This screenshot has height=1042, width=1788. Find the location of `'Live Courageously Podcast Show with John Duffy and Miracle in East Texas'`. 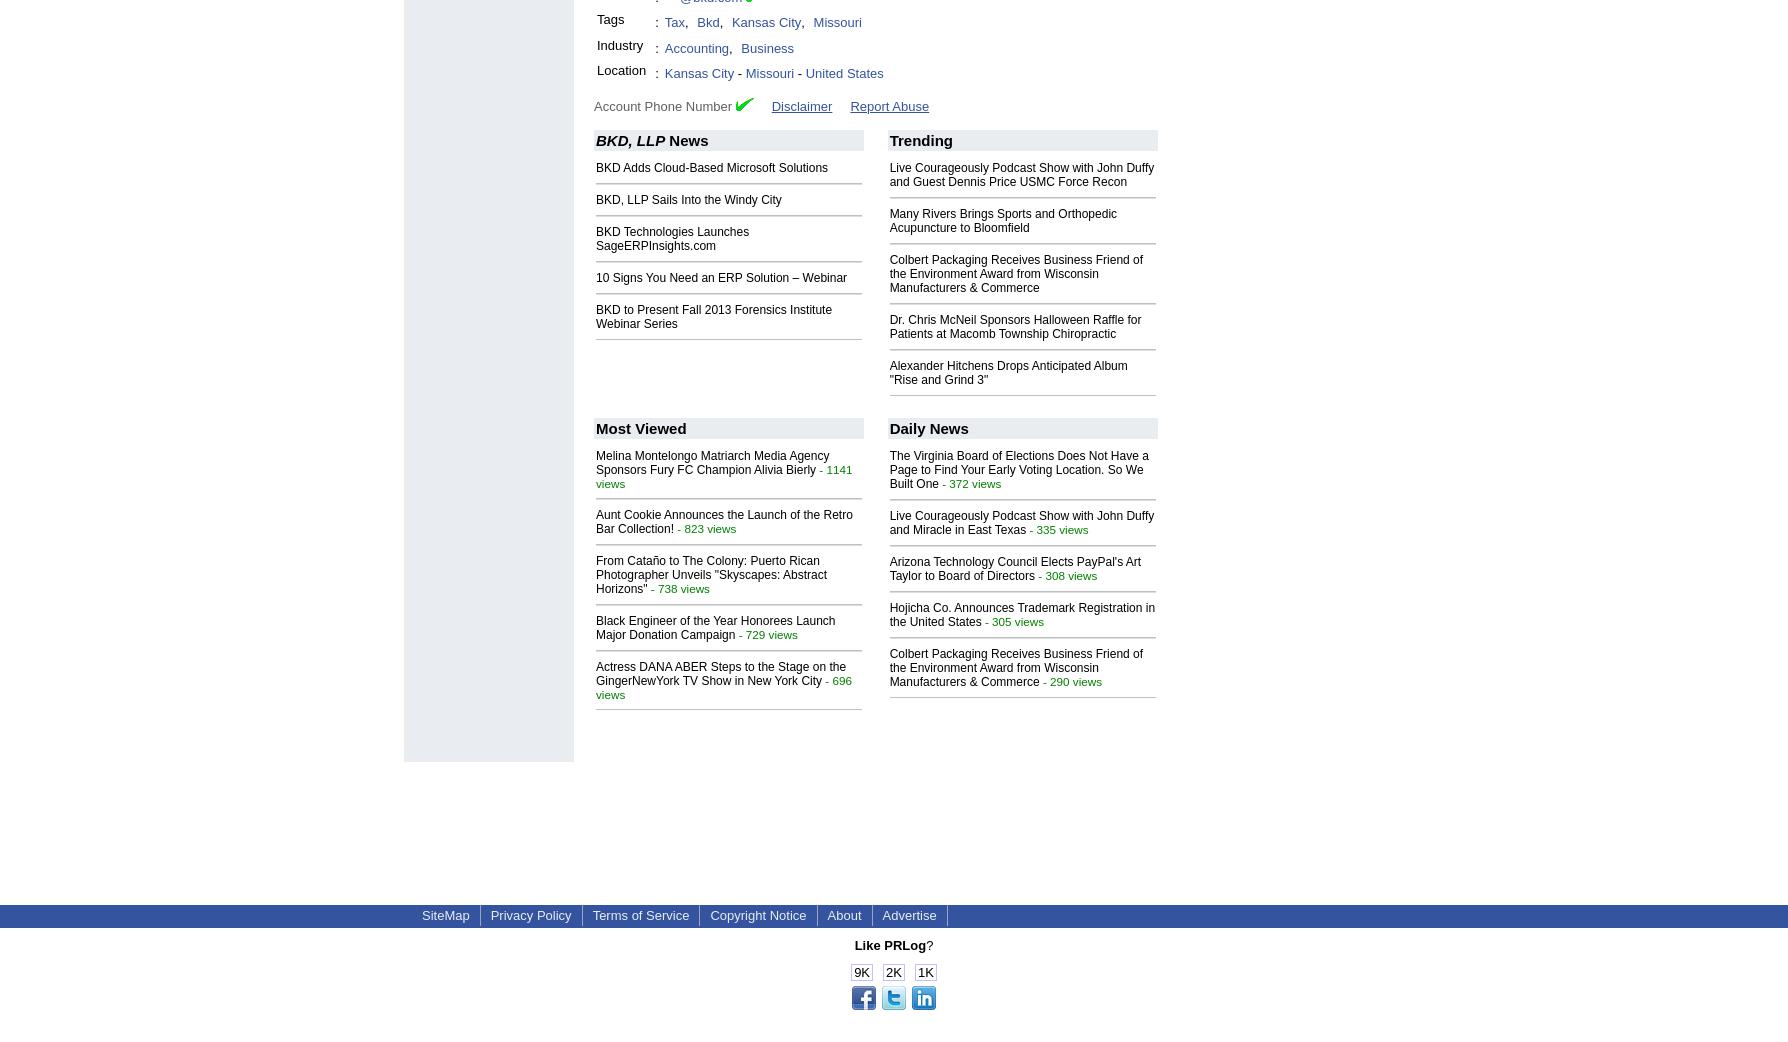

'Live Courageously Podcast Show with John Duffy and Miracle in East Texas' is located at coordinates (887, 521).